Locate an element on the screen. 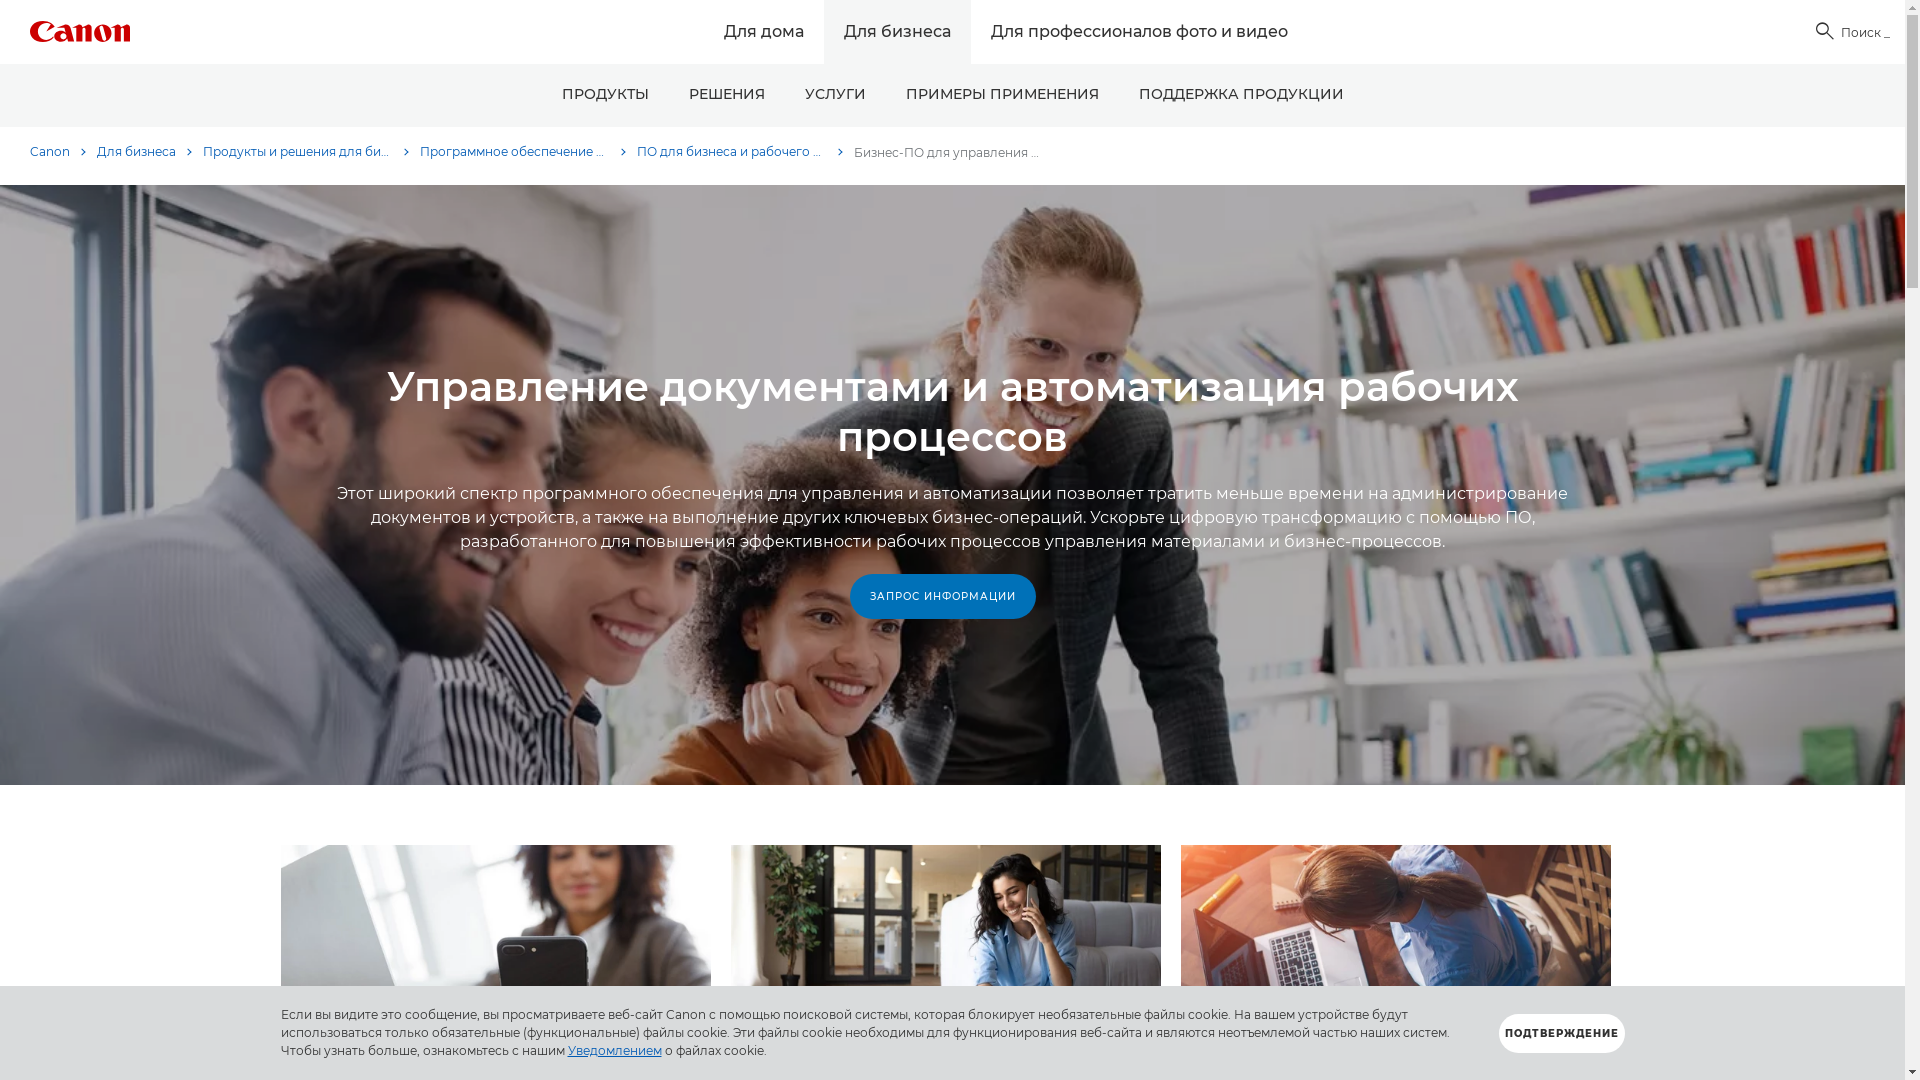  'Canon' is located at coordinates (29, 150).